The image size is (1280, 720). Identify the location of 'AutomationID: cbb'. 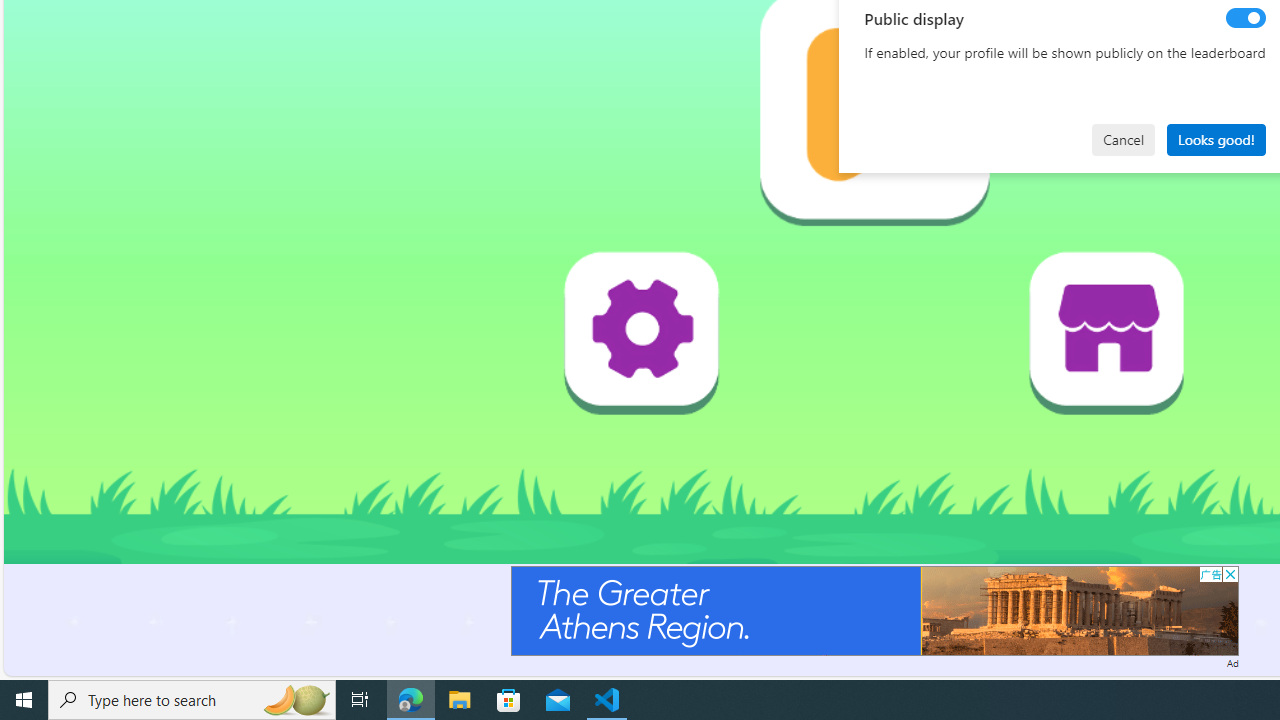
(1229, 574).